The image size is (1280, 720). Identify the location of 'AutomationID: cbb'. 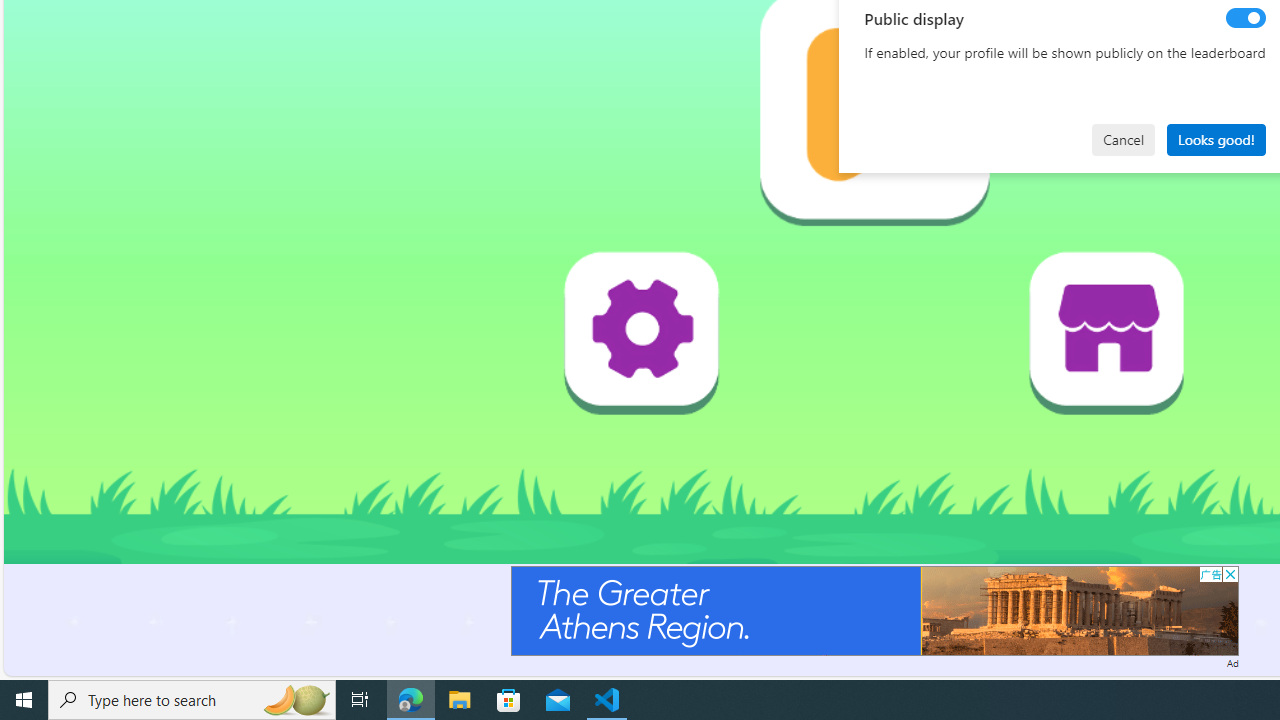
(1229, 574).